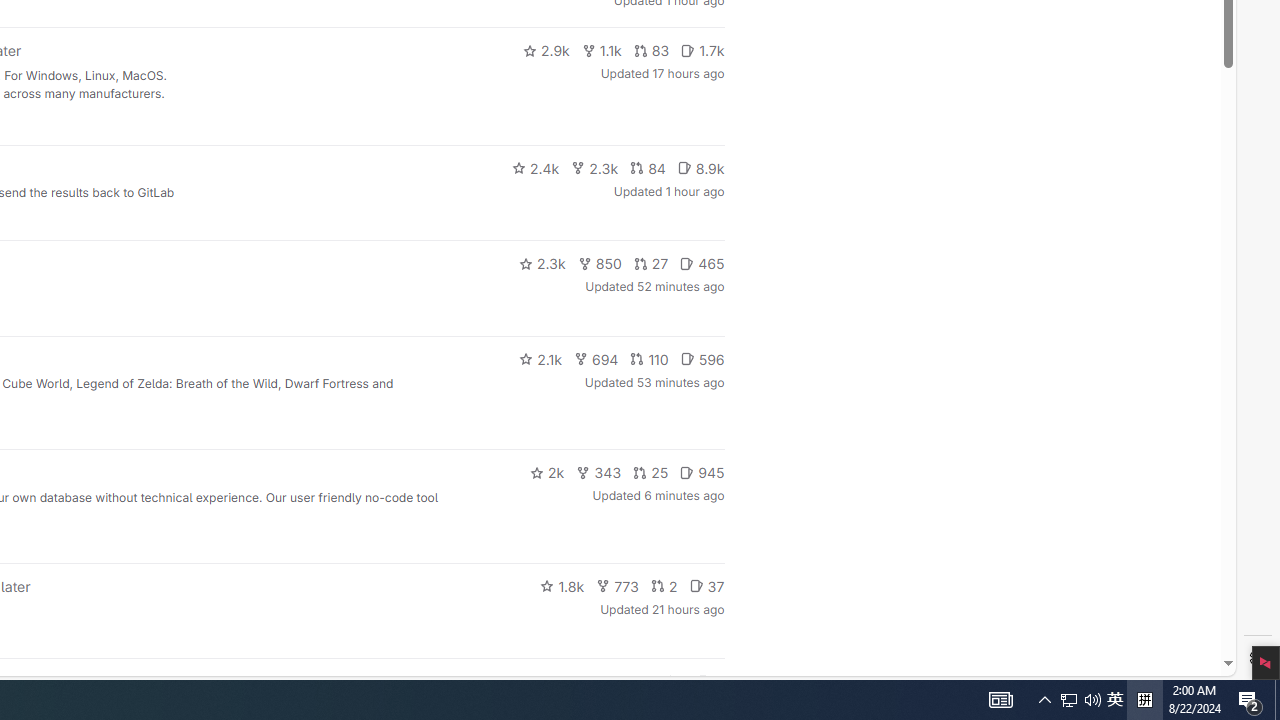 The width and height of the screenshot is (1280, 720). Describe the element at coordinates (700, 167) in the screenshot. I see `'8.9k'` at that location.